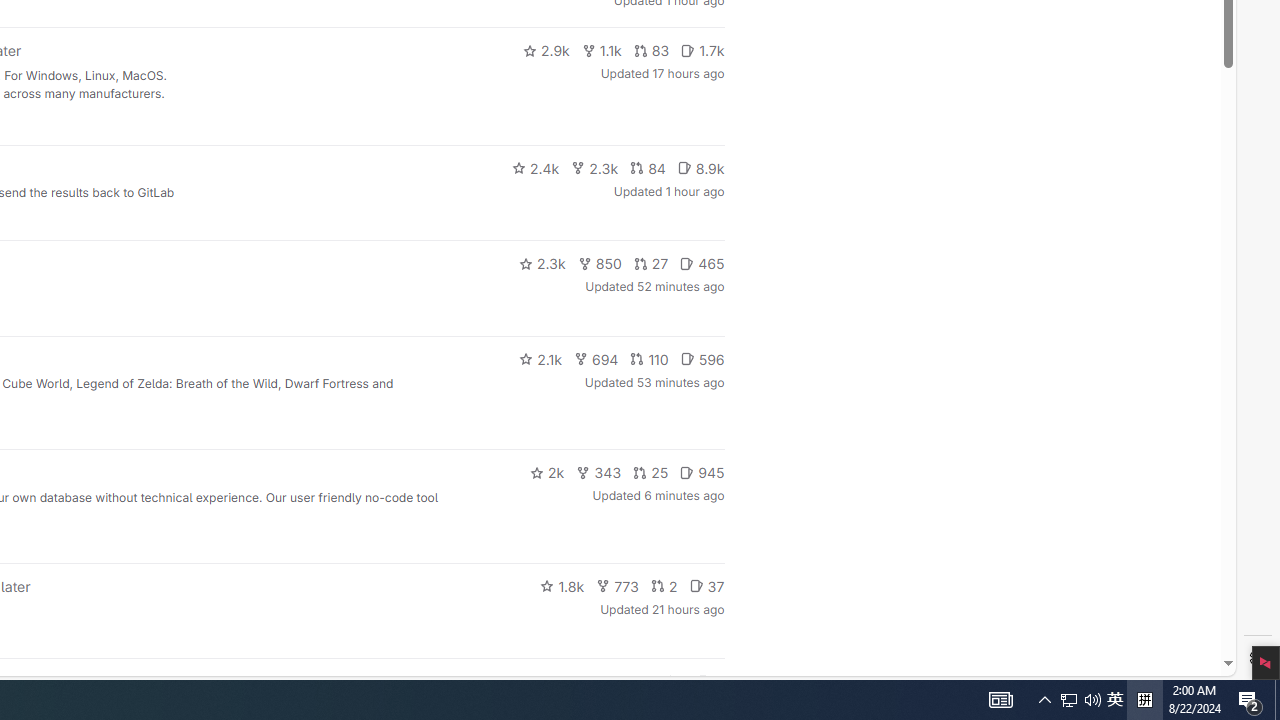 The width and height of the screenshot is (1280, 720). Describe the element at coordinates (700, 167) in the screenshot. I see `'8.9k'` at that location.